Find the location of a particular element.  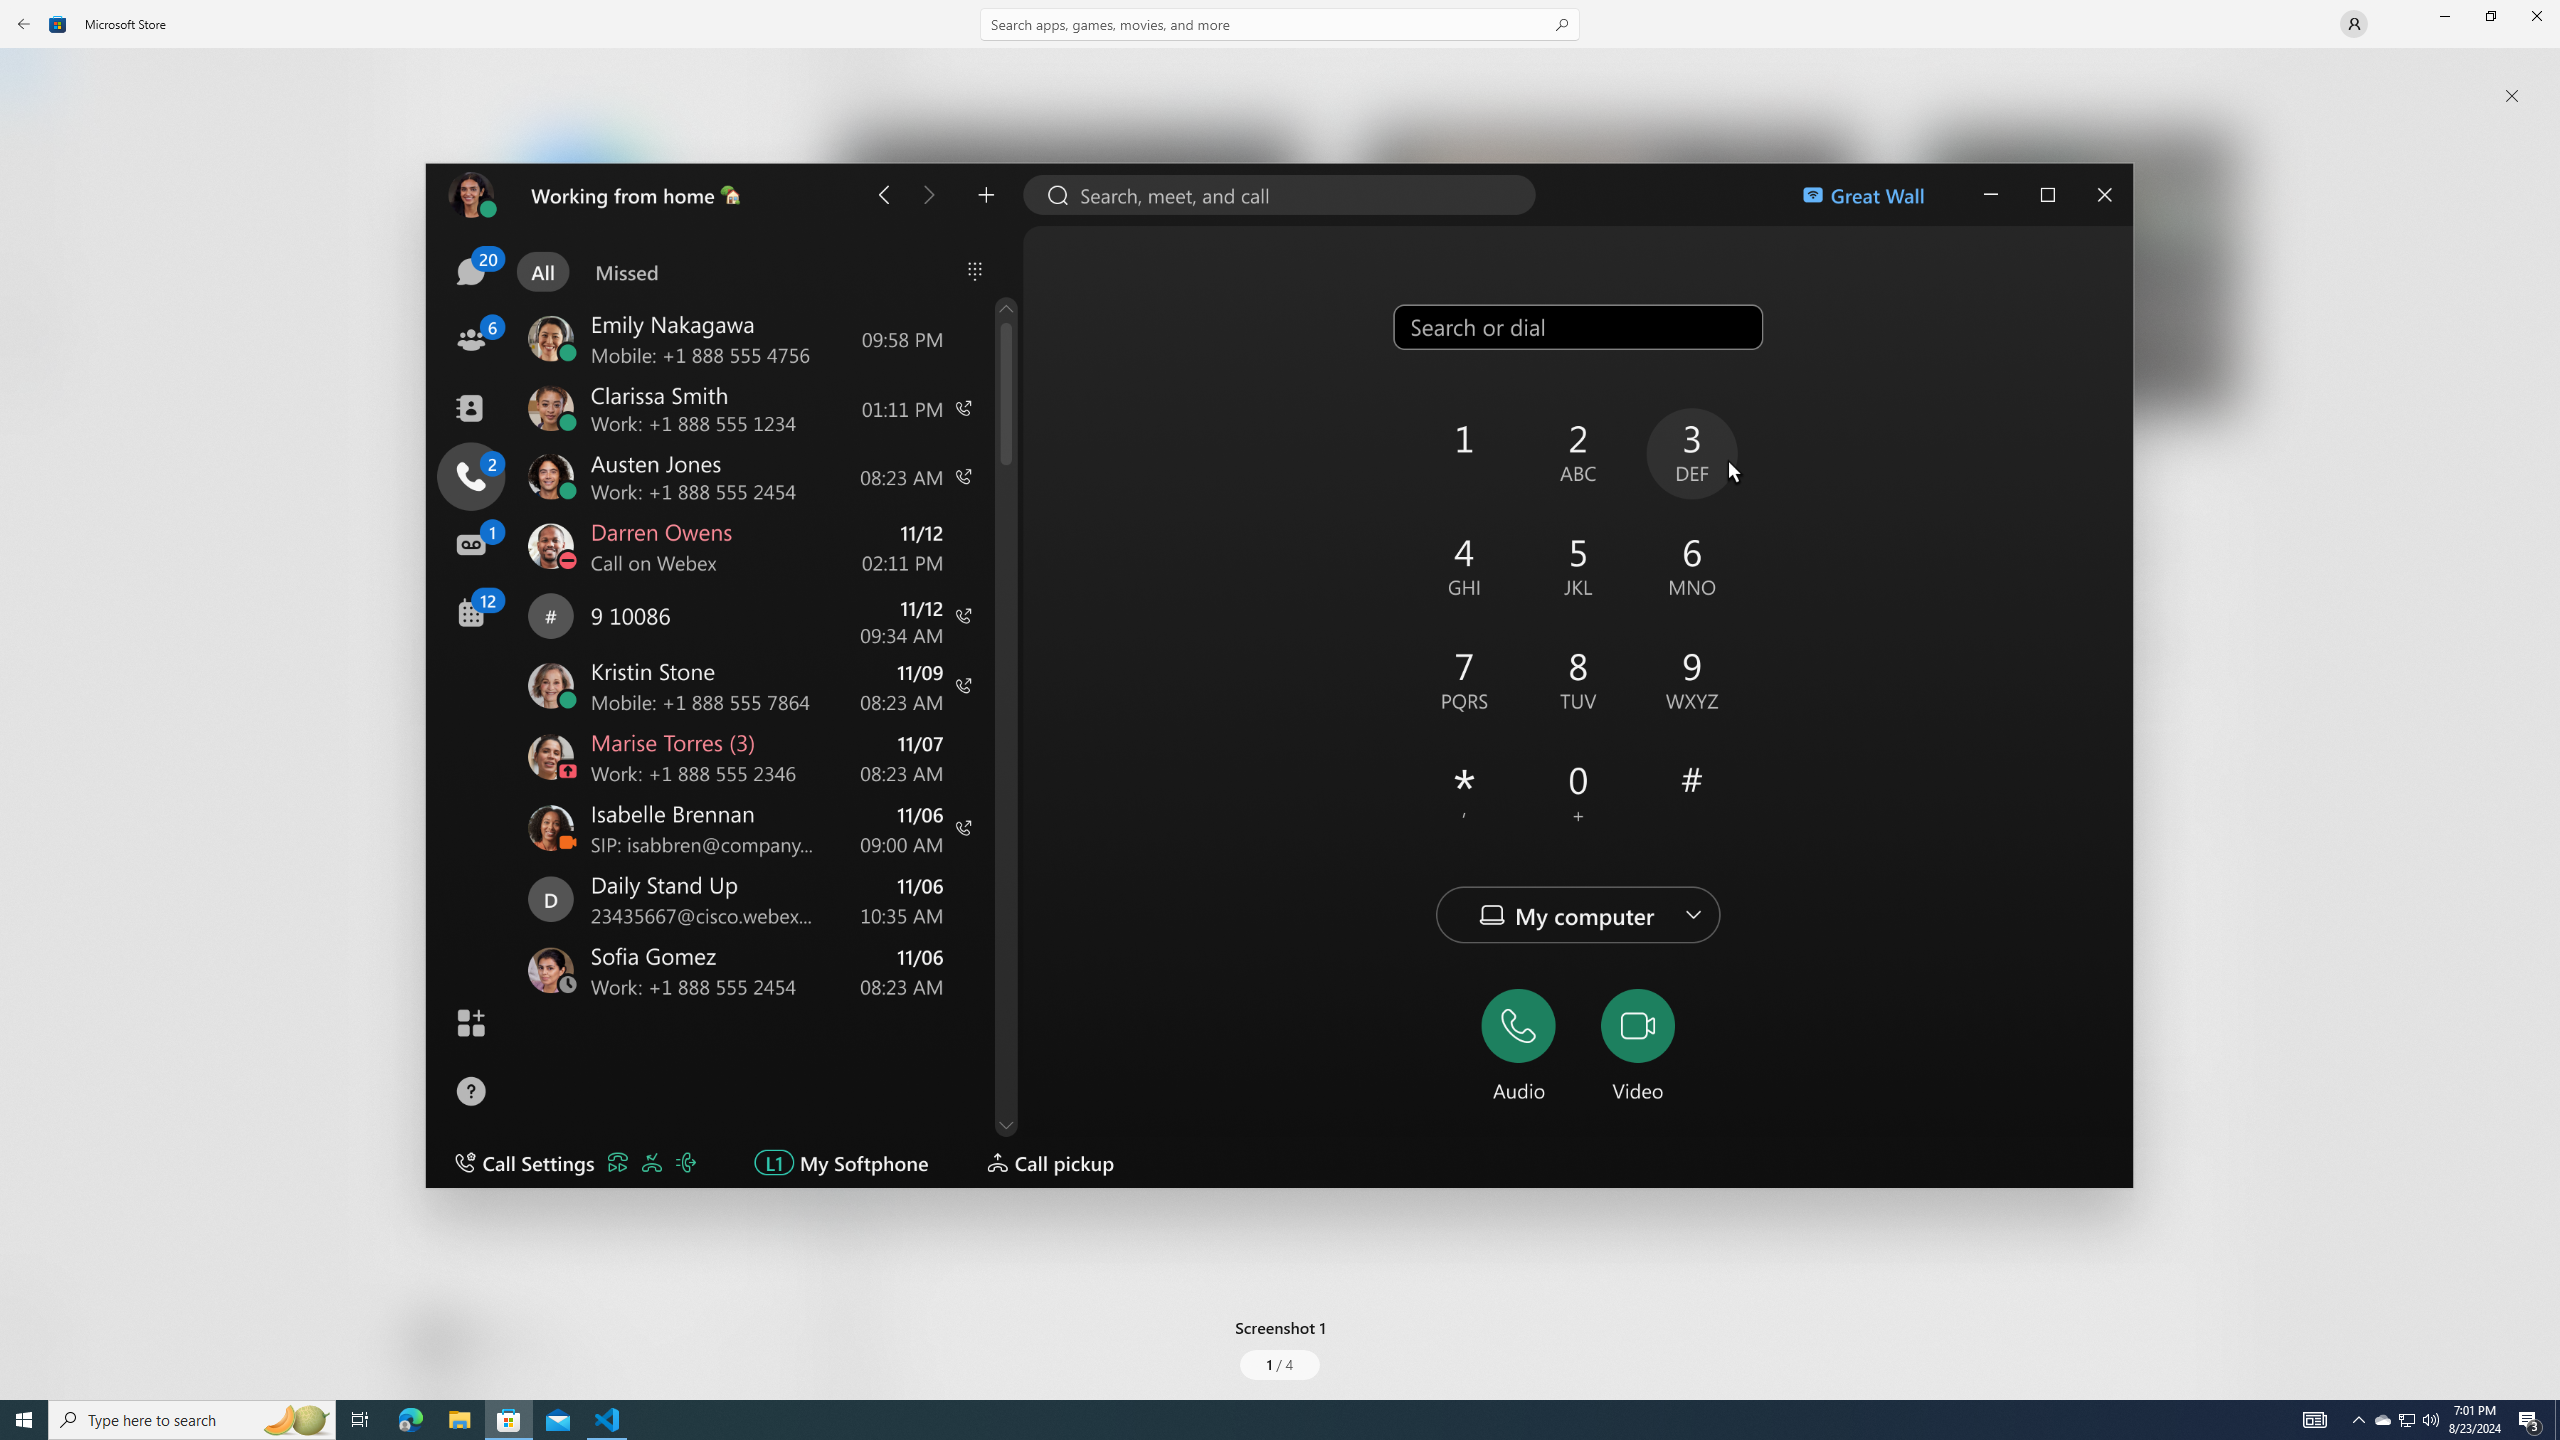

'close popup window' is located at coordinates (2511, 95).